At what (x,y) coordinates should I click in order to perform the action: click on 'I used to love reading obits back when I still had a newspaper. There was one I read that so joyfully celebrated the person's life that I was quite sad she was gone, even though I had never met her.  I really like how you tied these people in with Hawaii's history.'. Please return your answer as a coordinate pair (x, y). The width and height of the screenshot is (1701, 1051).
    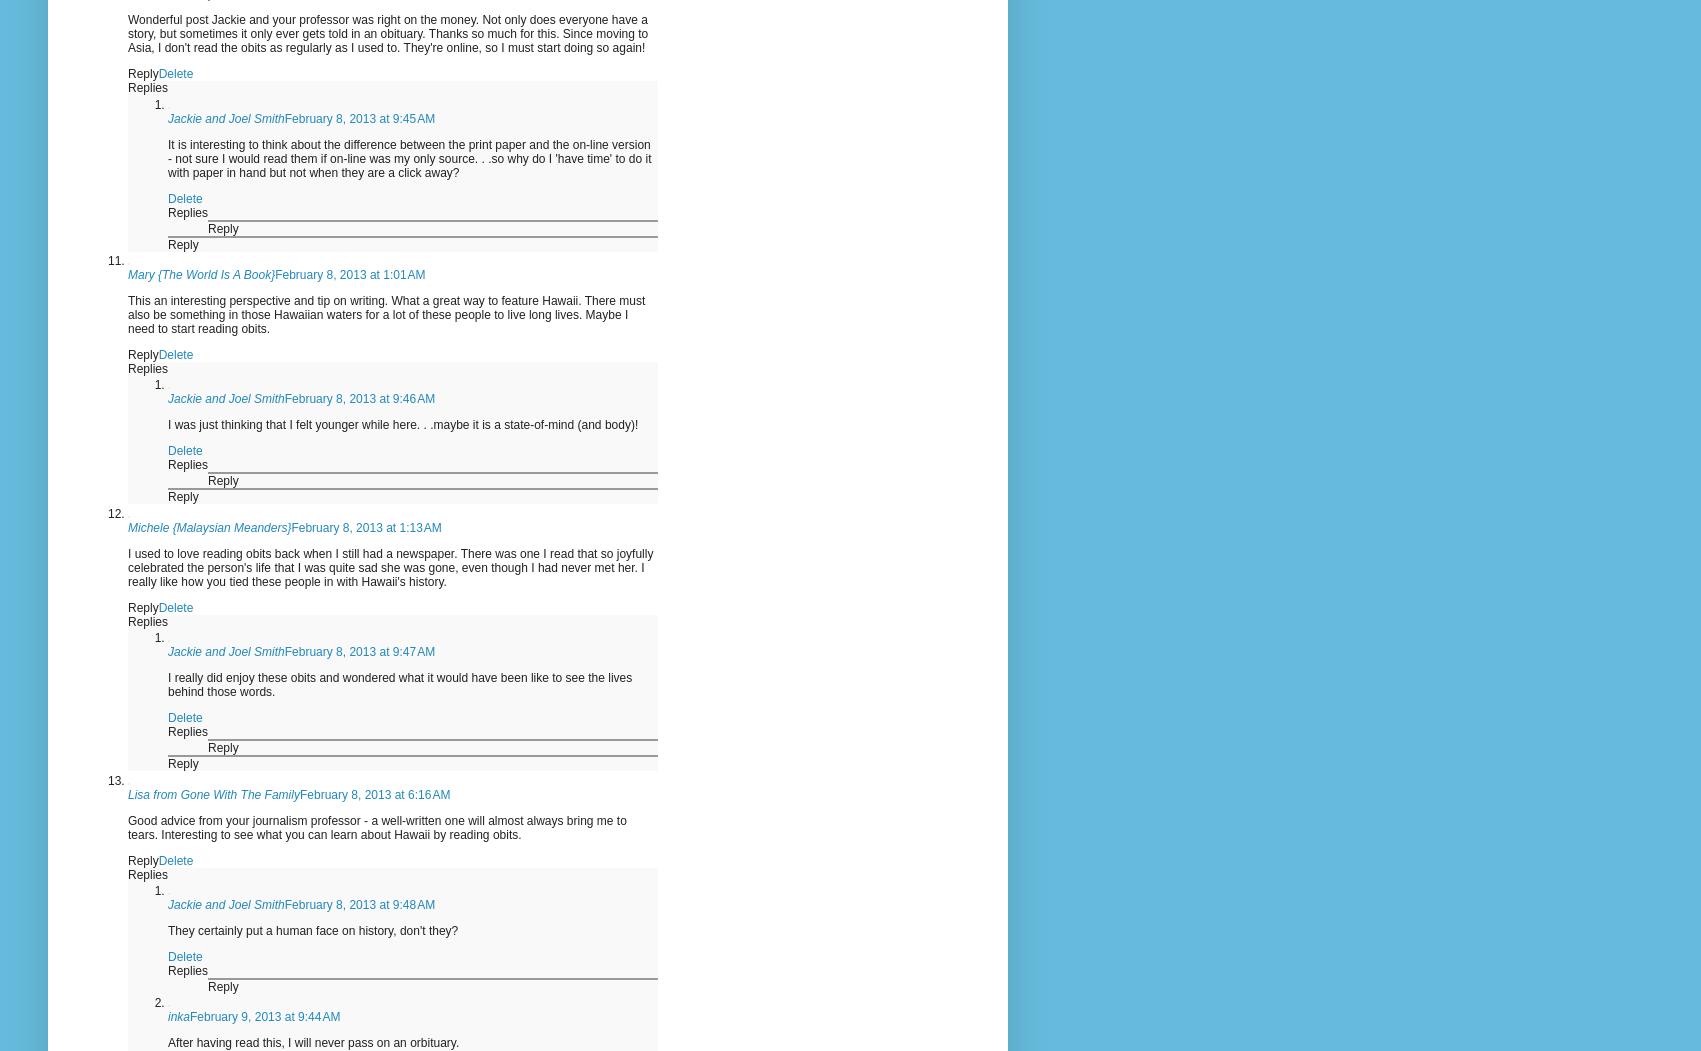
    Looking at the image, I should click on (126, 567).